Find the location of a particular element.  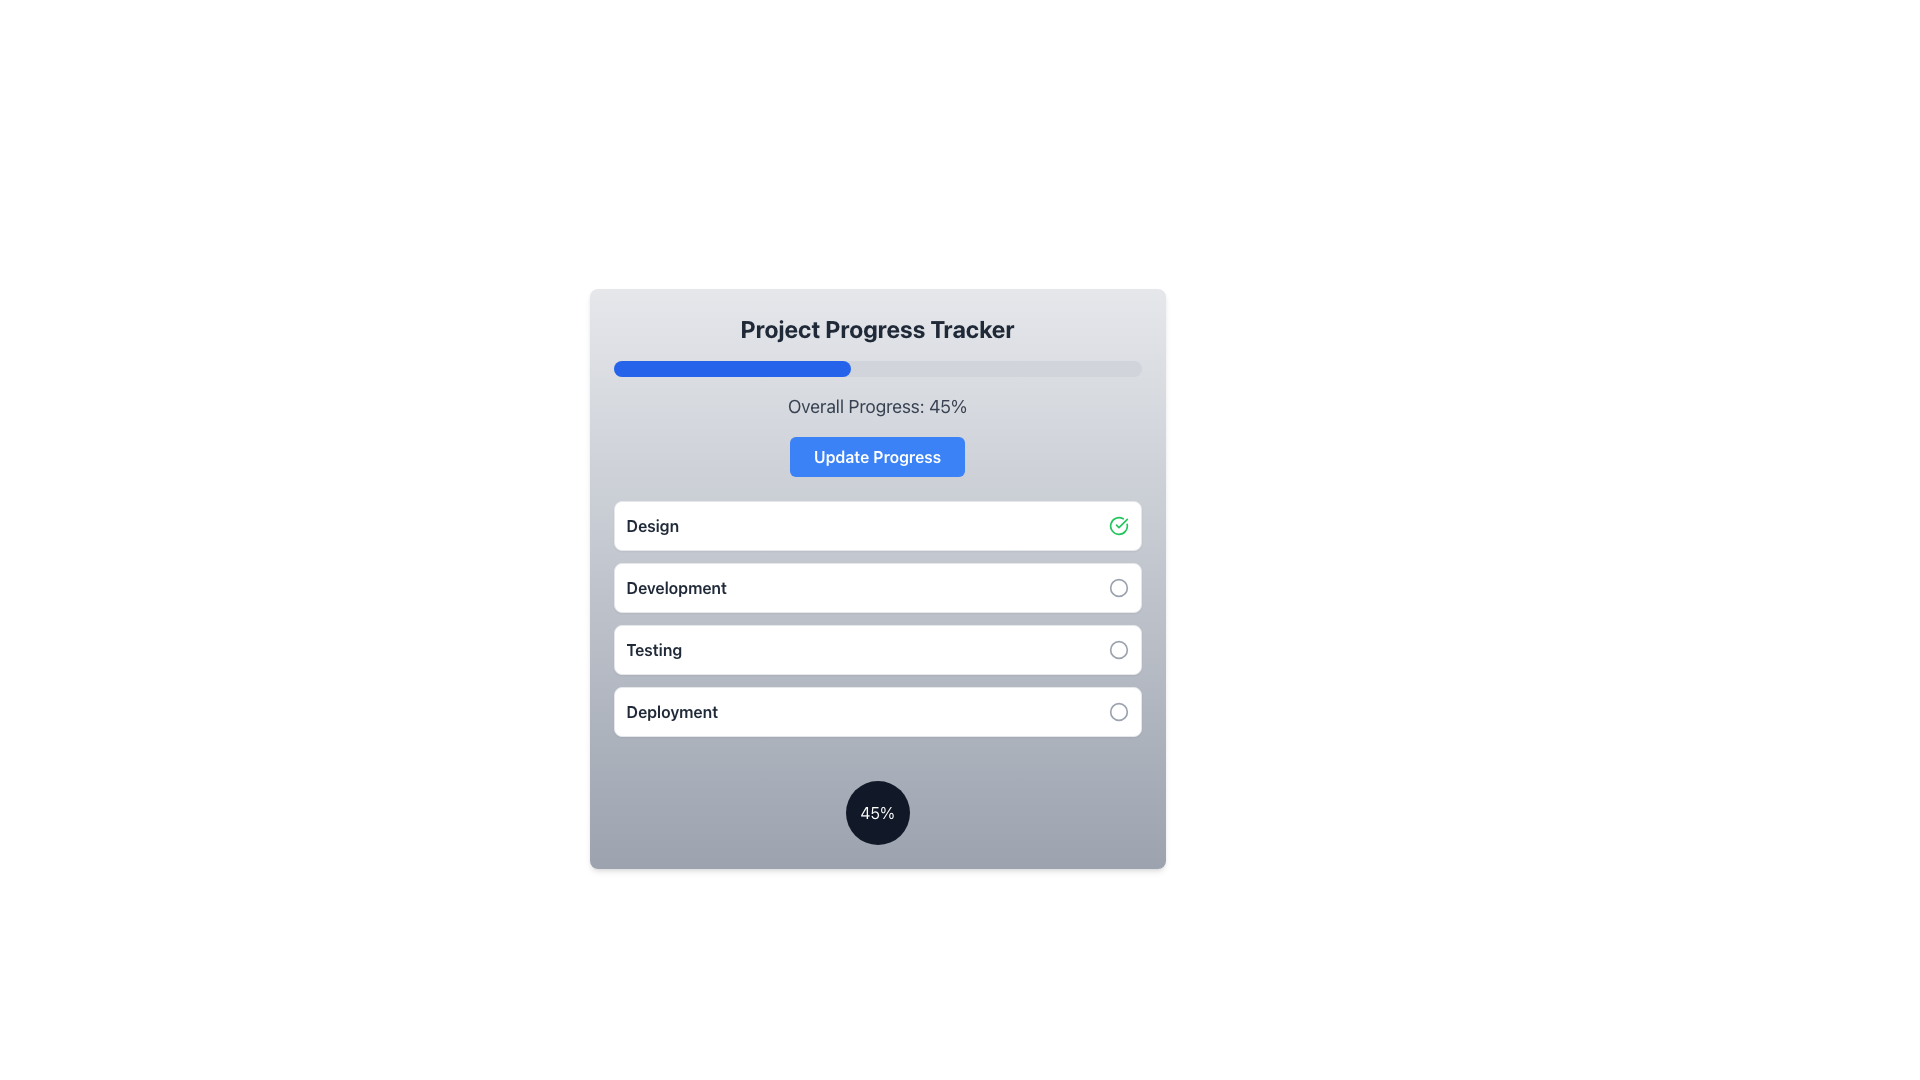

the SVG Circle icon associated with the second task labeled 'Development', located to the right of the 'Development' label is located at coordinates (1117, 586).